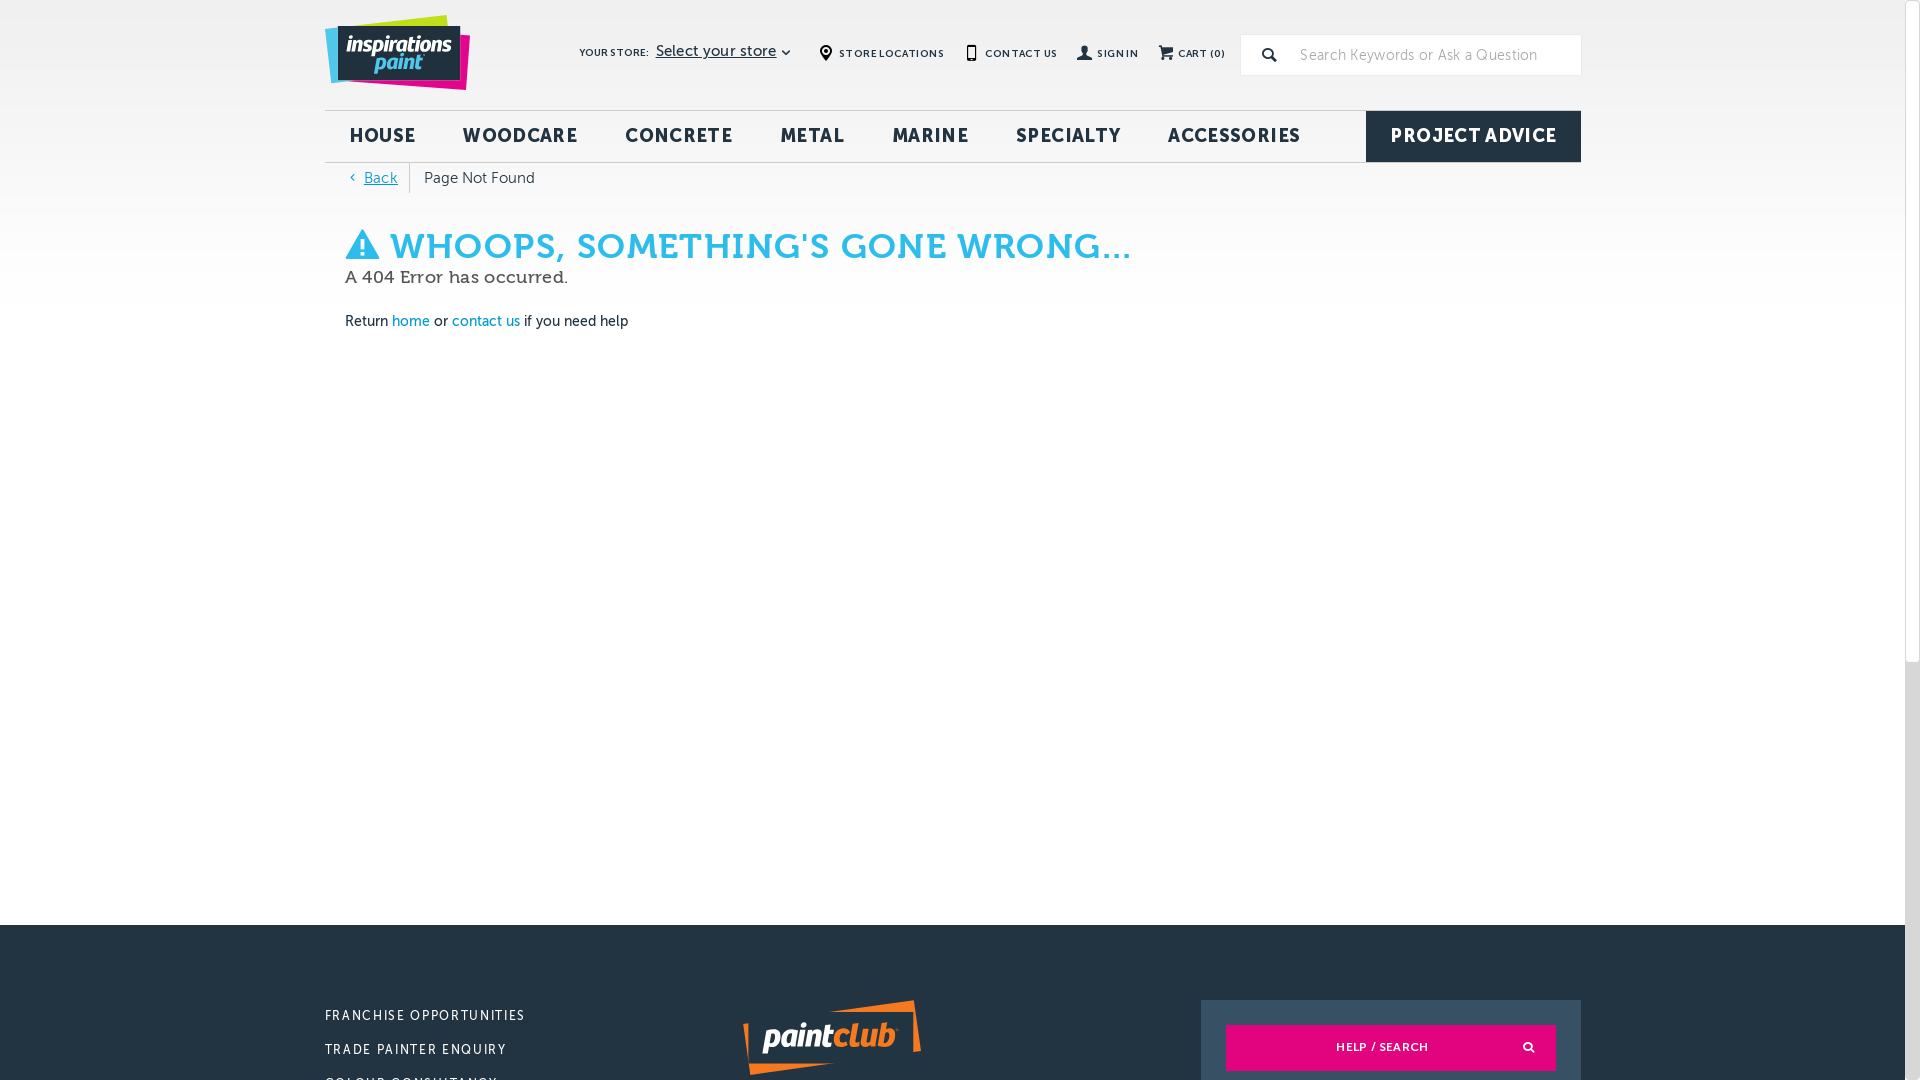  What do you see at coordinates (880, 52) in the screenshot?
I see `'STORE LOCATIONS'` at bounding box center [880, 52].